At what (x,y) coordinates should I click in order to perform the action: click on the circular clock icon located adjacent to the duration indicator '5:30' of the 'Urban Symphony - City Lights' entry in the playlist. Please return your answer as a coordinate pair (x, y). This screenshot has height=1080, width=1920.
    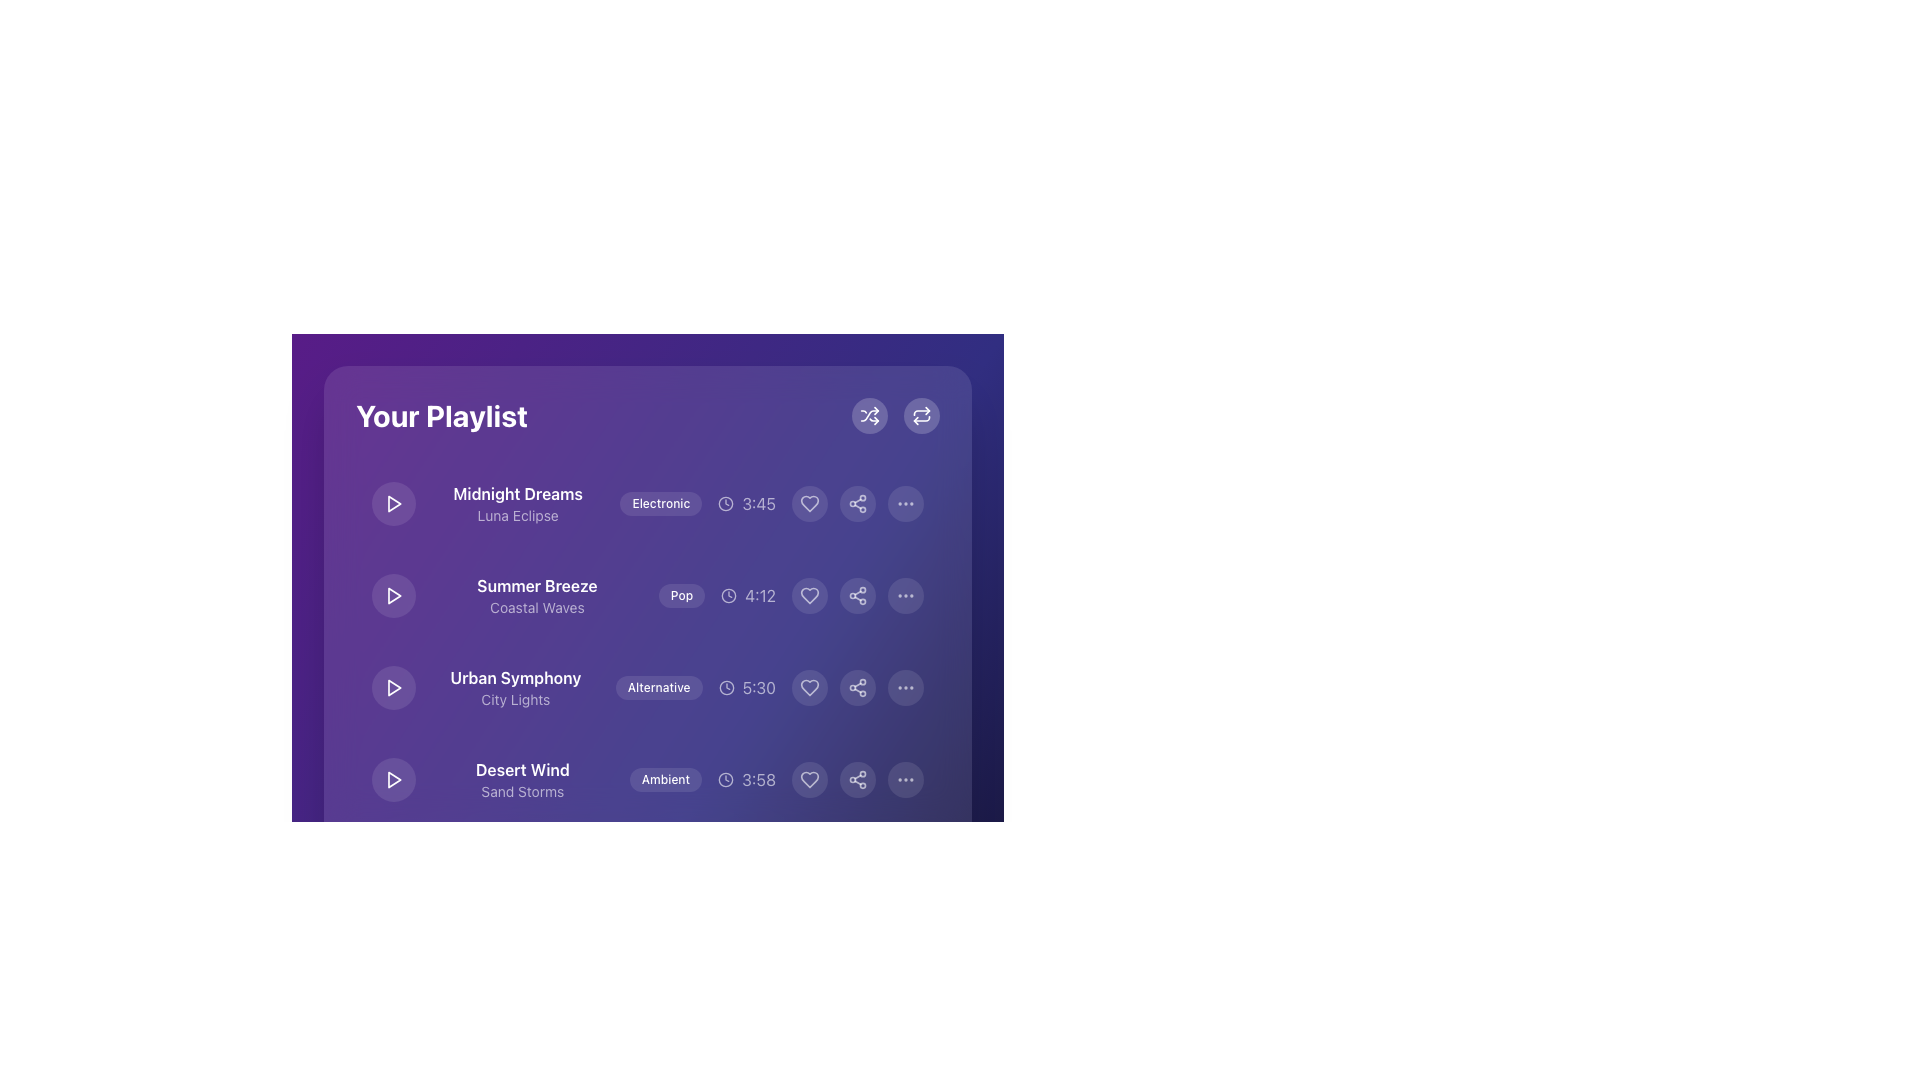
    Looking at the image, I should click on (725, 686).